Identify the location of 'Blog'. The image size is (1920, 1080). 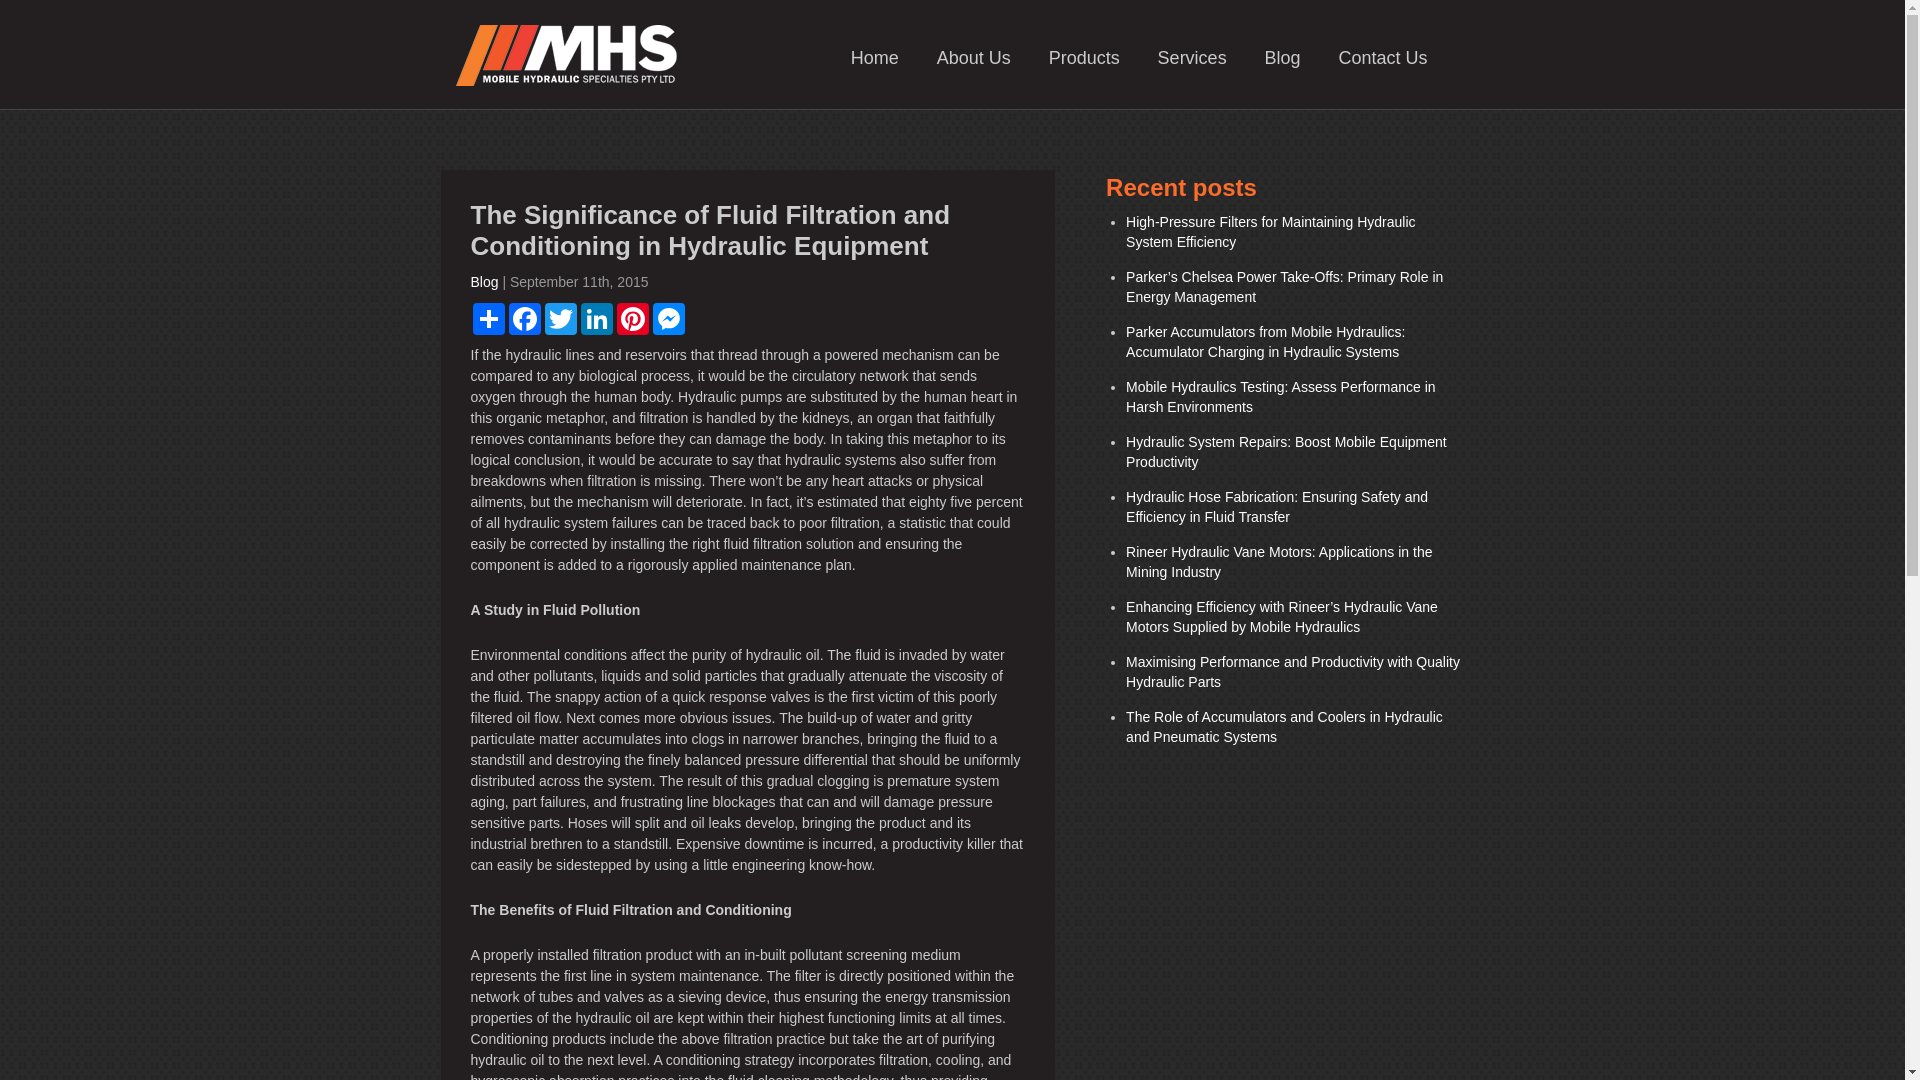
(1282, 56).